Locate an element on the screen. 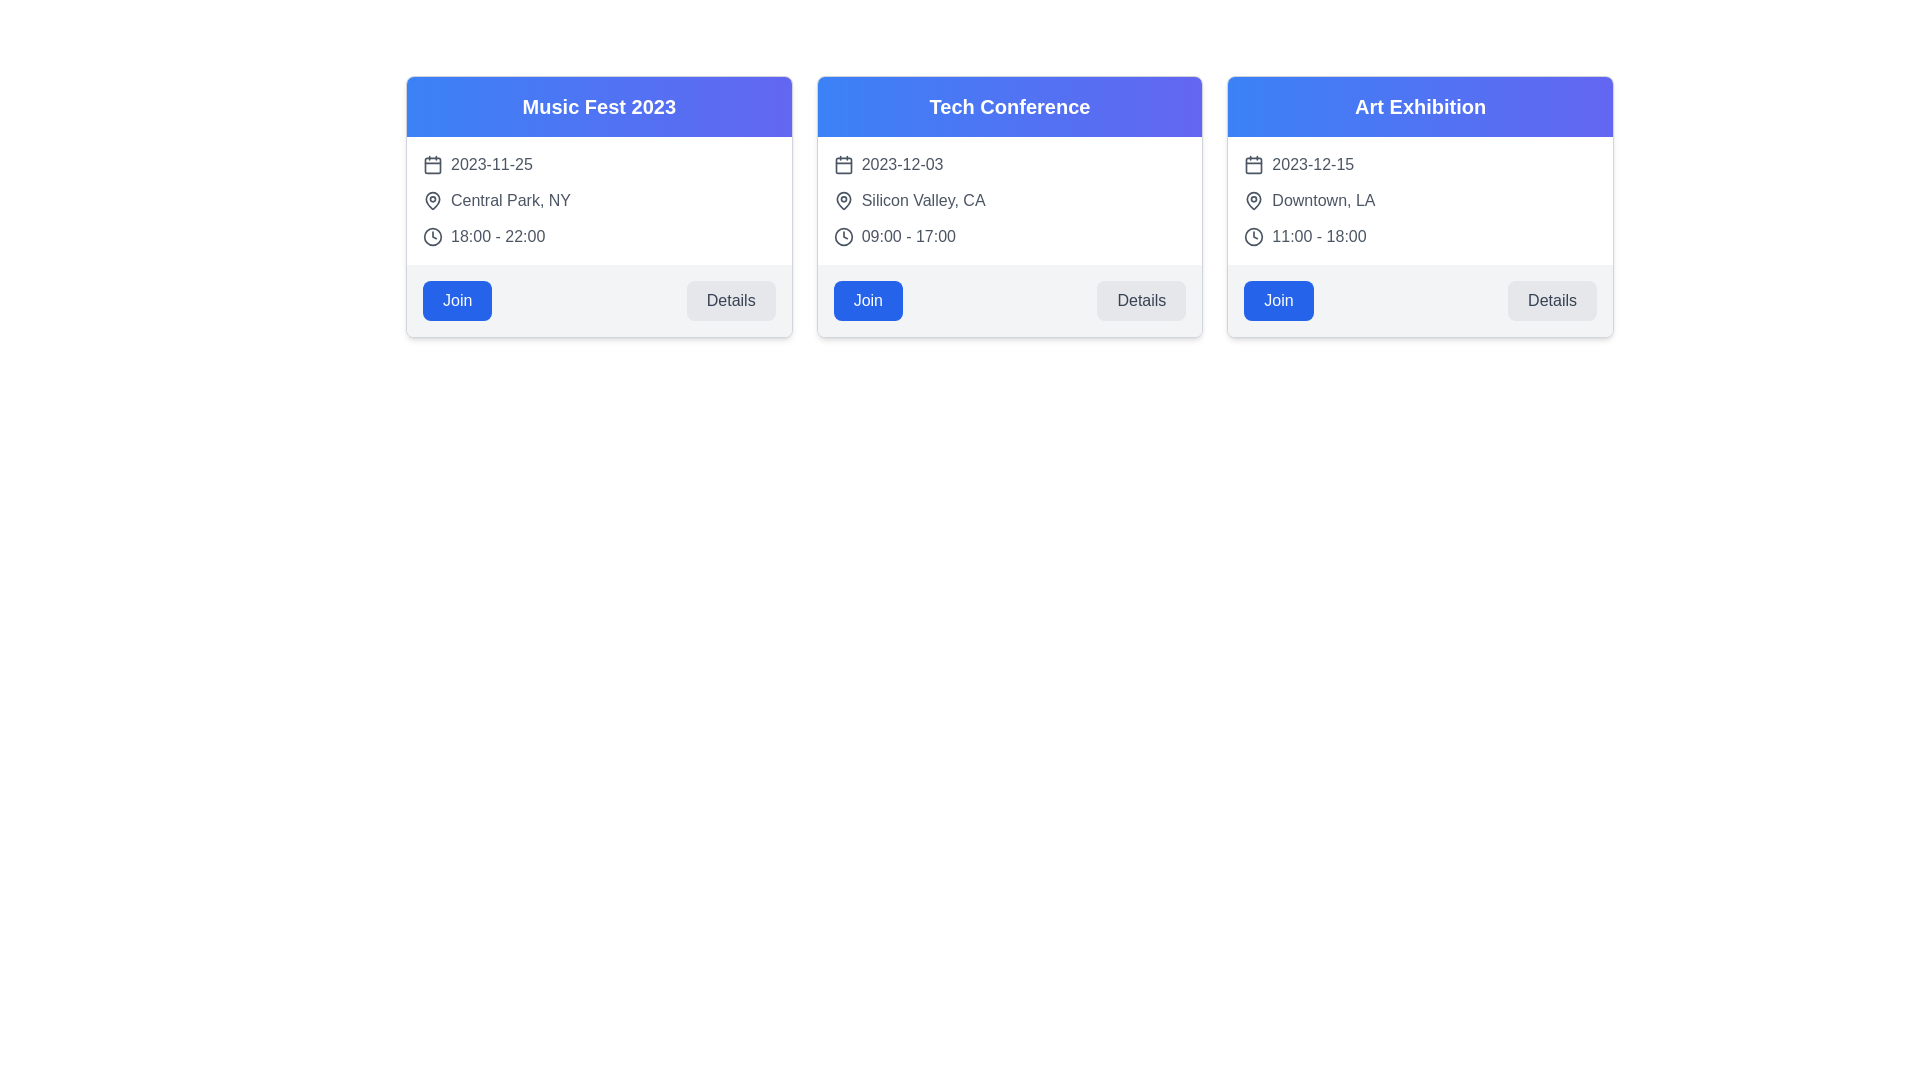  the 'Details' button next to the 'Join' button is located at coordinates (1551, 300).